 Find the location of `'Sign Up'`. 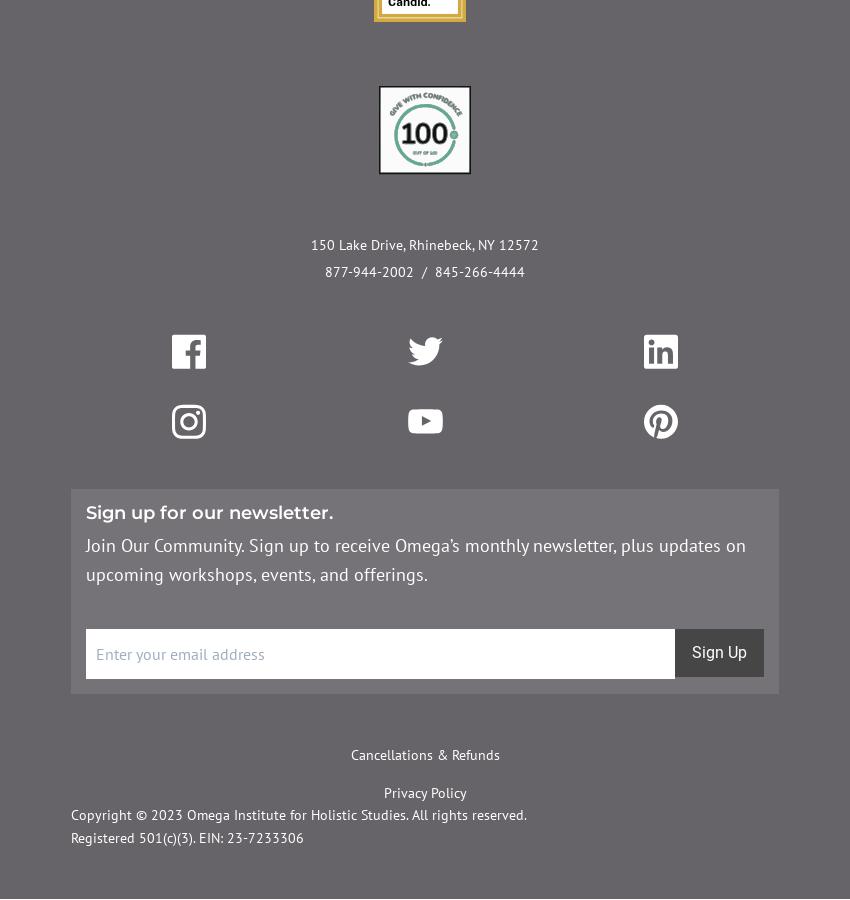

'Sign Up' is located at coordinates (718, 652).